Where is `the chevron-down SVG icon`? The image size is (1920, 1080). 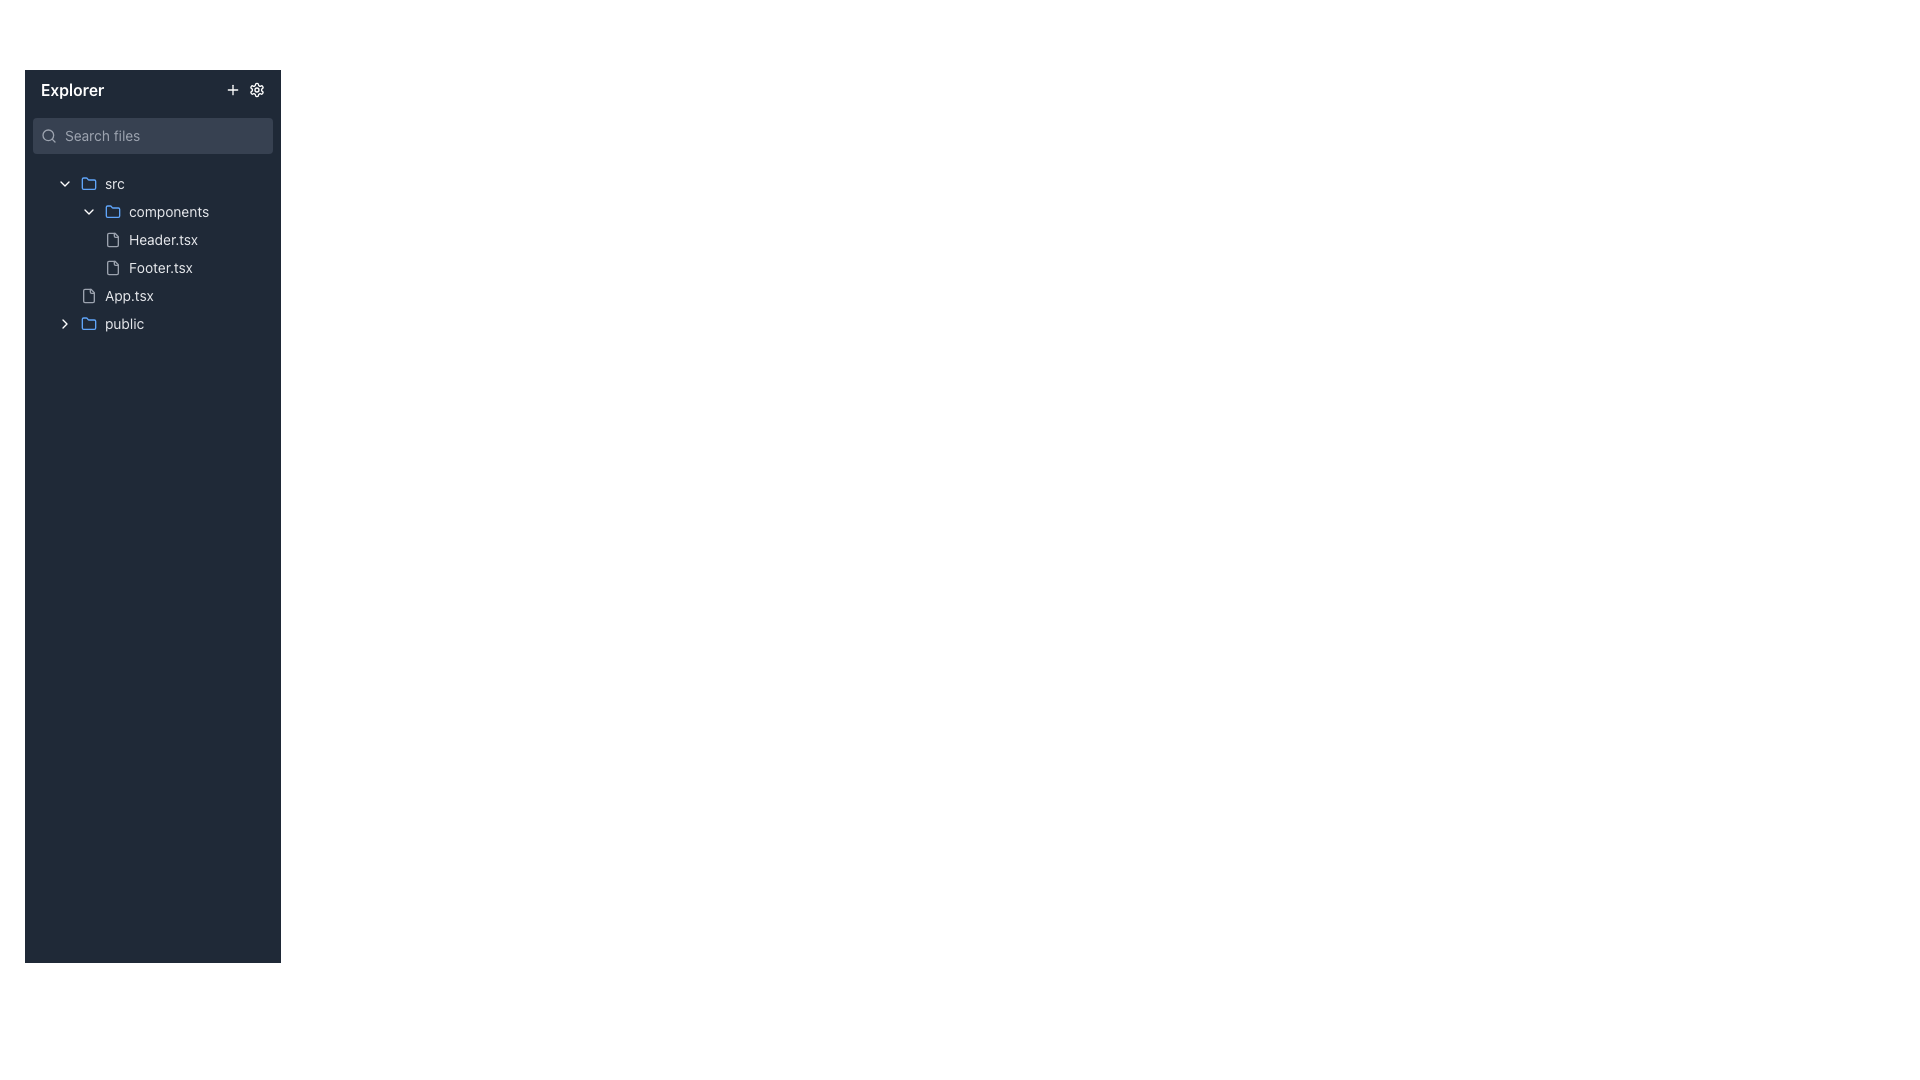
the chevron-down SVG icon is located at coordinates (65, 184).